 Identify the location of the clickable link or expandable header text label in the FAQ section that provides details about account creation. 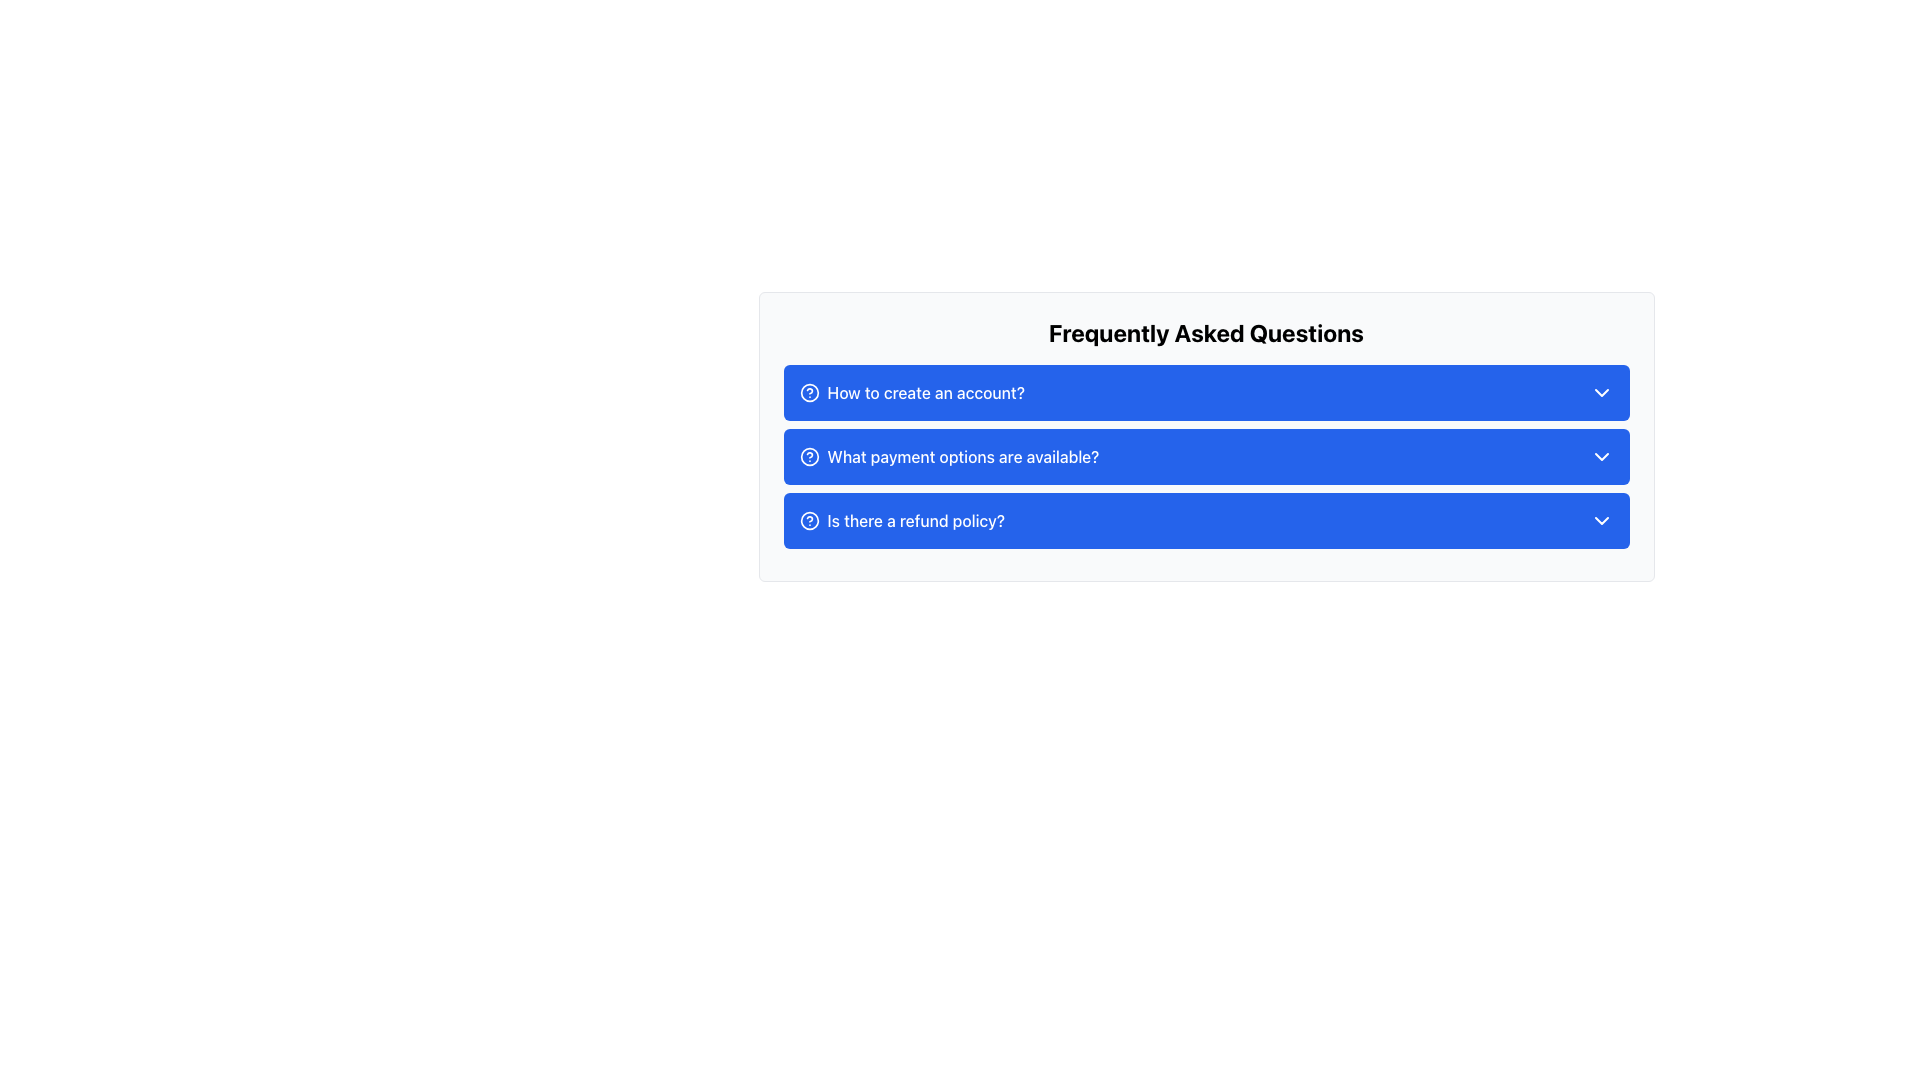
(925, 393).